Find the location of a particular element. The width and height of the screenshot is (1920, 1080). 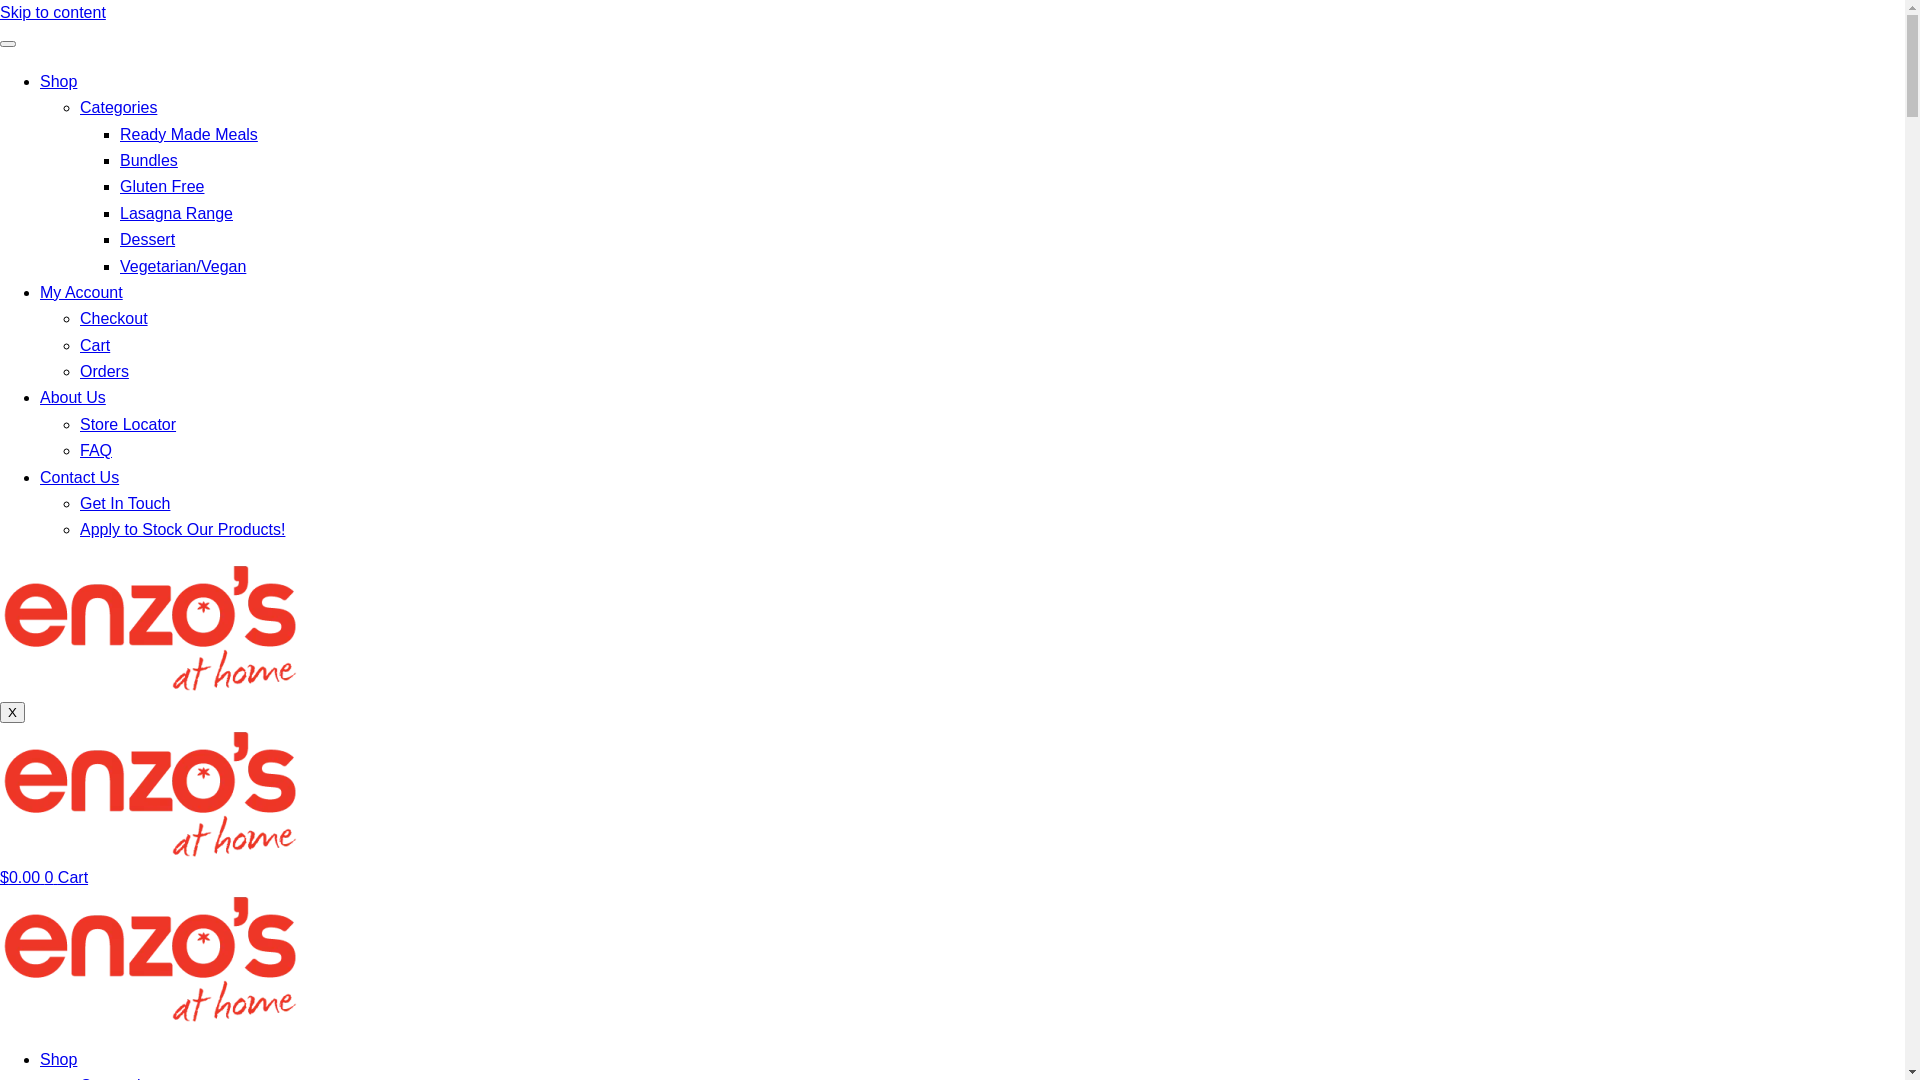

'Vegetarian/Vegan' is located at coordinates (182, 265).